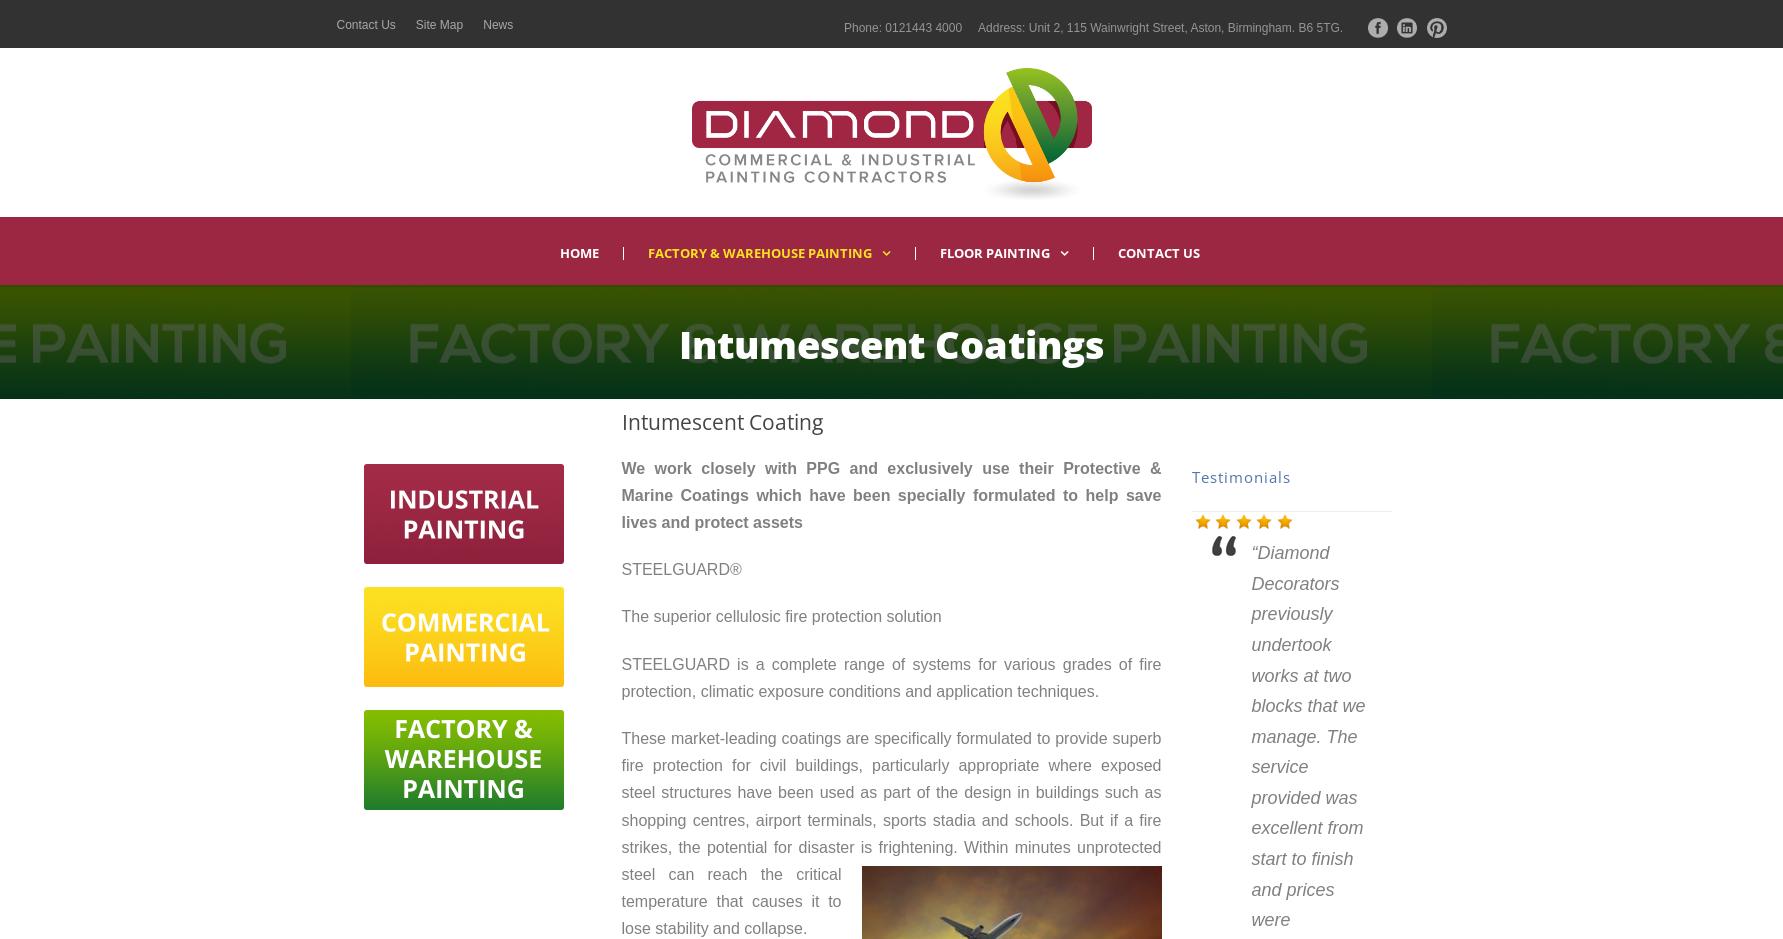 This screenshot has height=939, width=1783. What do you see at coordinates (890, 677) in the screenshot?
I see `'STEELGUARD is a complete range of systems for various grades of fire protection, climatic exposure conditions and application techniques.'` at bounding box center [890, 677].